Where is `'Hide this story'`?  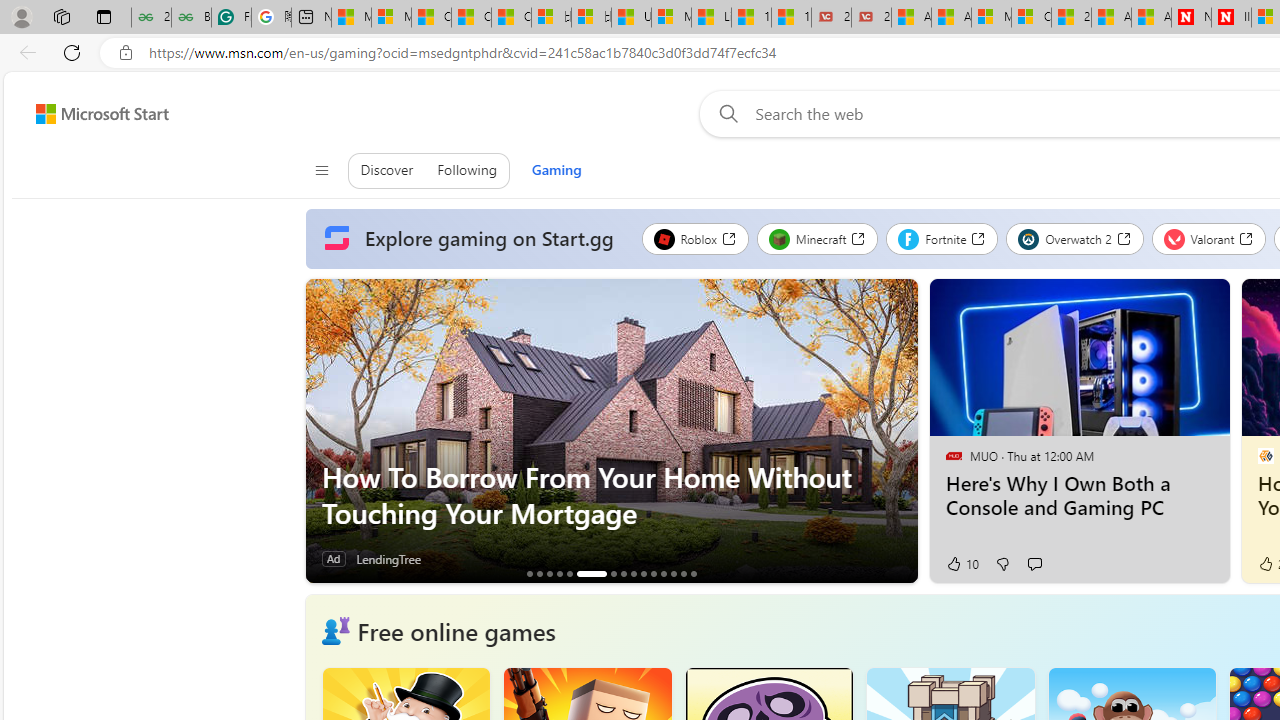 'Hide this story' is located at coordinates (1169, 303).